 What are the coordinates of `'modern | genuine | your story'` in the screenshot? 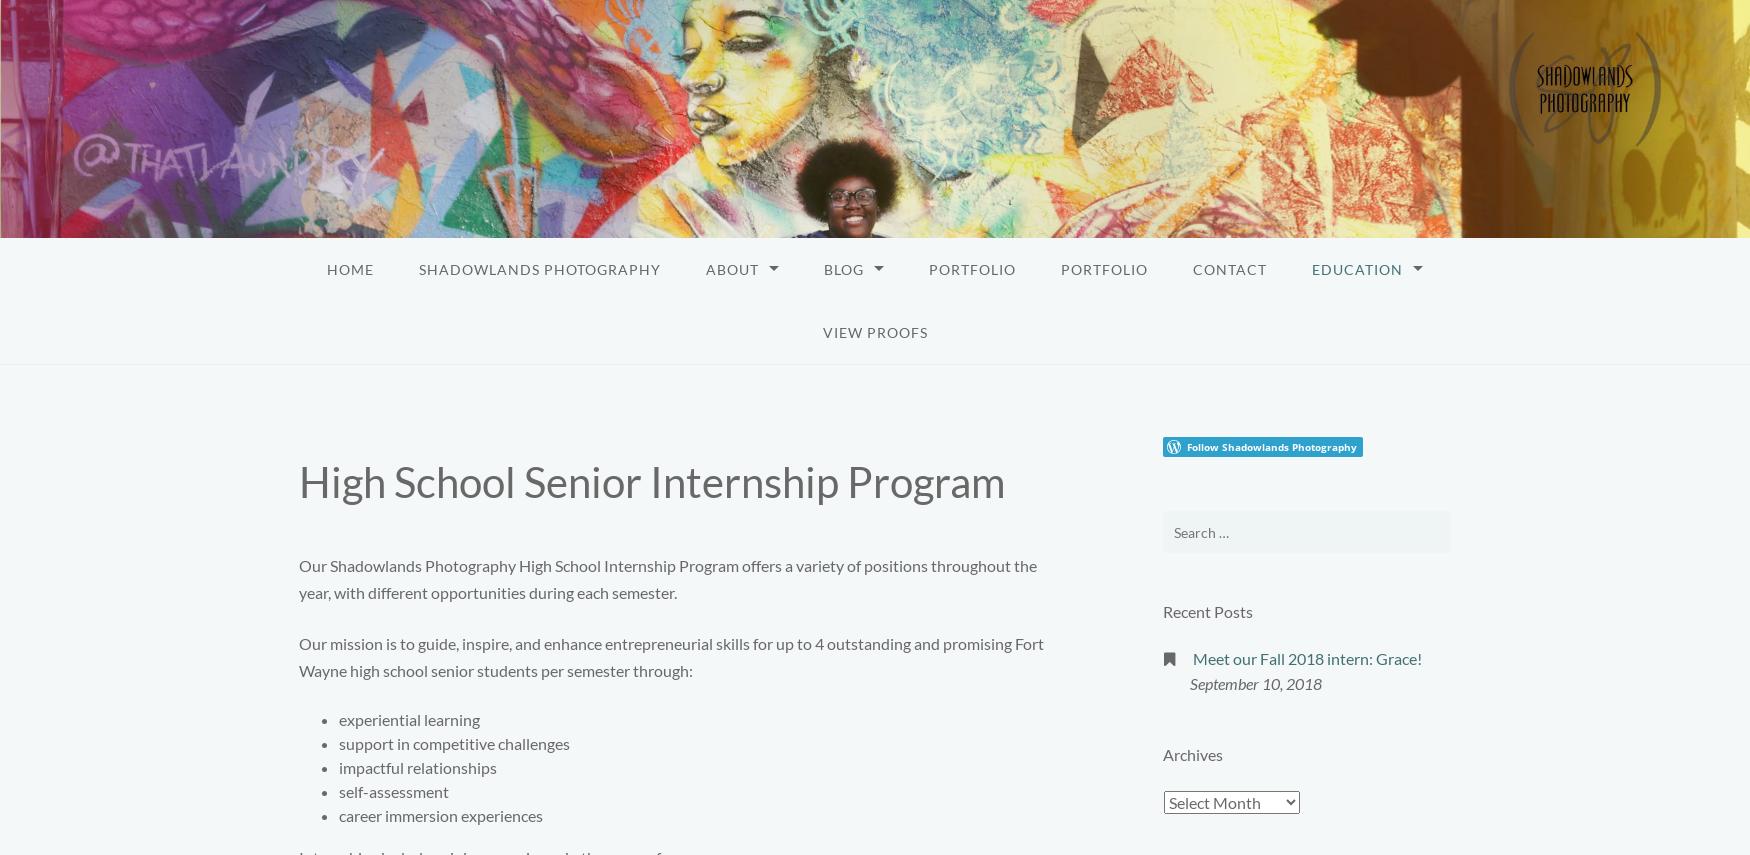 It's located at (124, 63).